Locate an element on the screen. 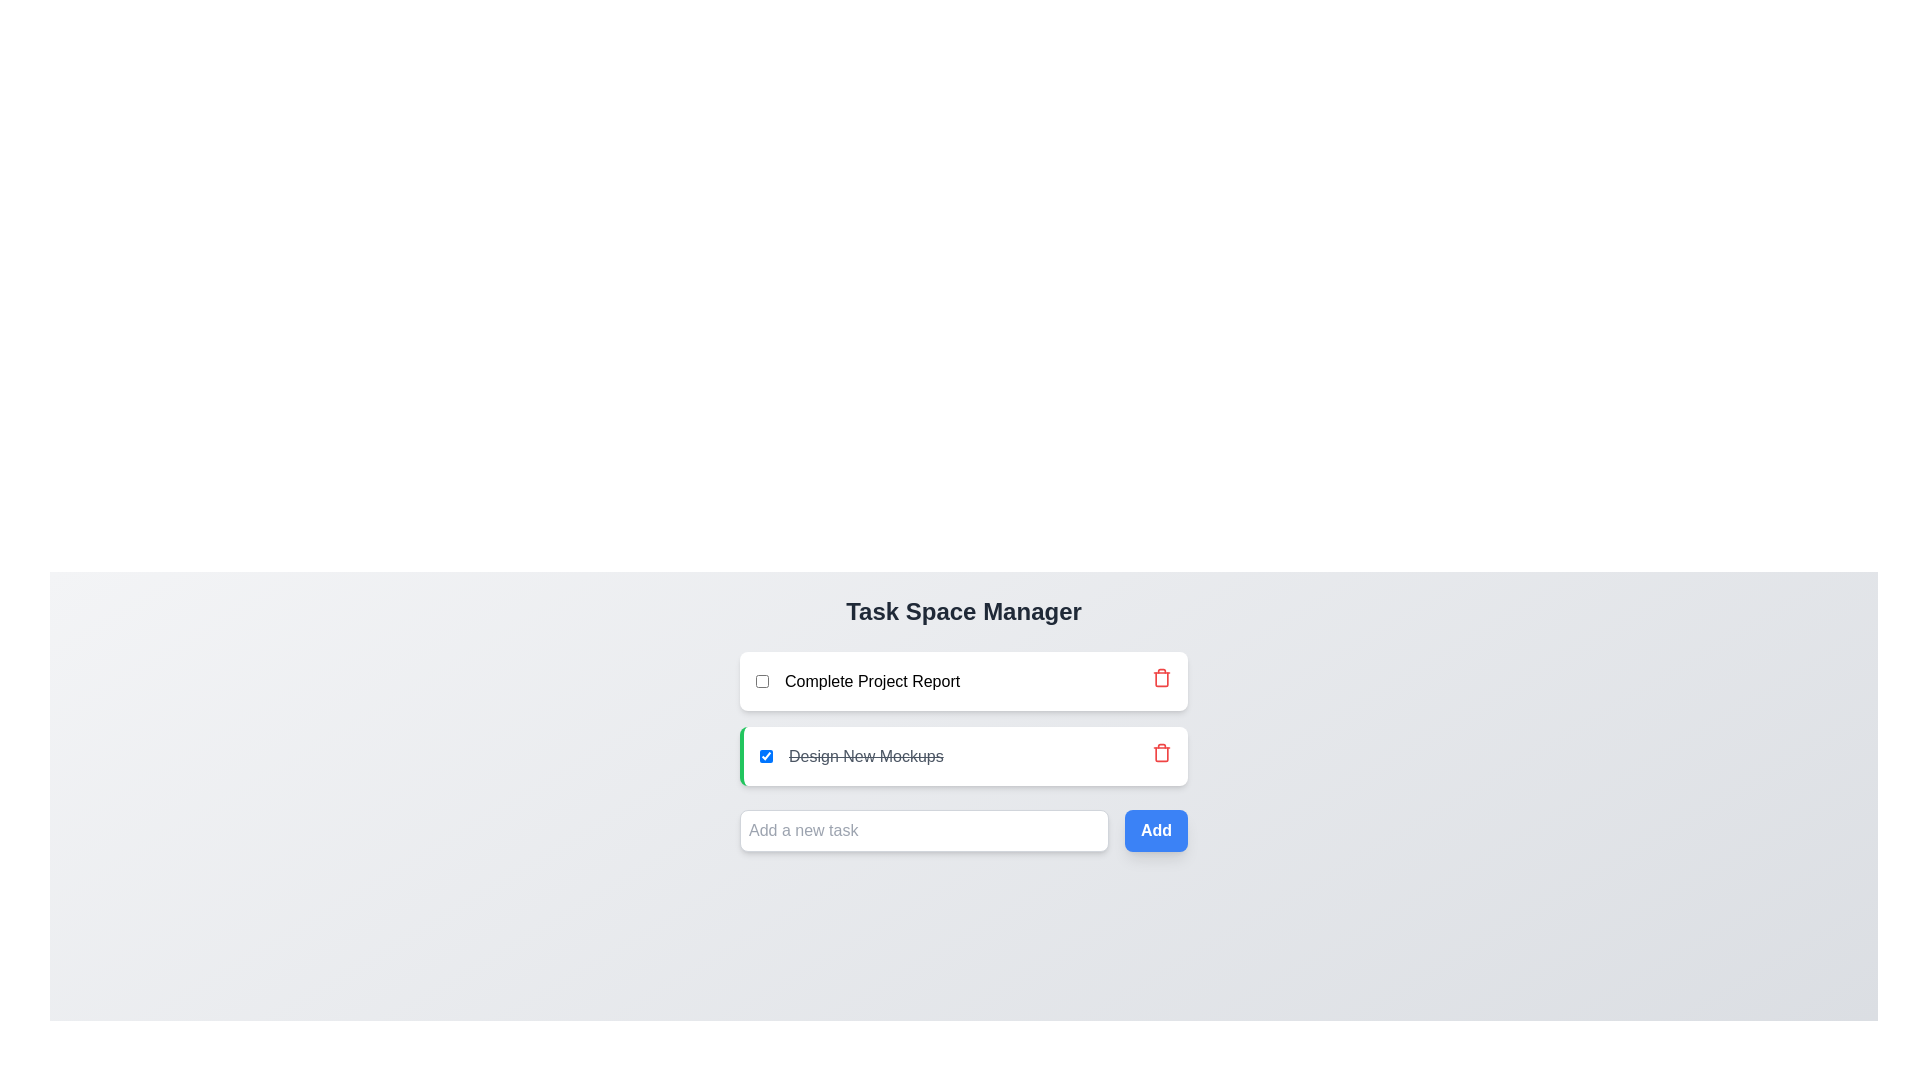 This screenshot has width=1920, height=1080. the red trash bin icon button associated with the 'Design New Mockups' task in the Task Space Manager is located at coordinates (1161, 677).